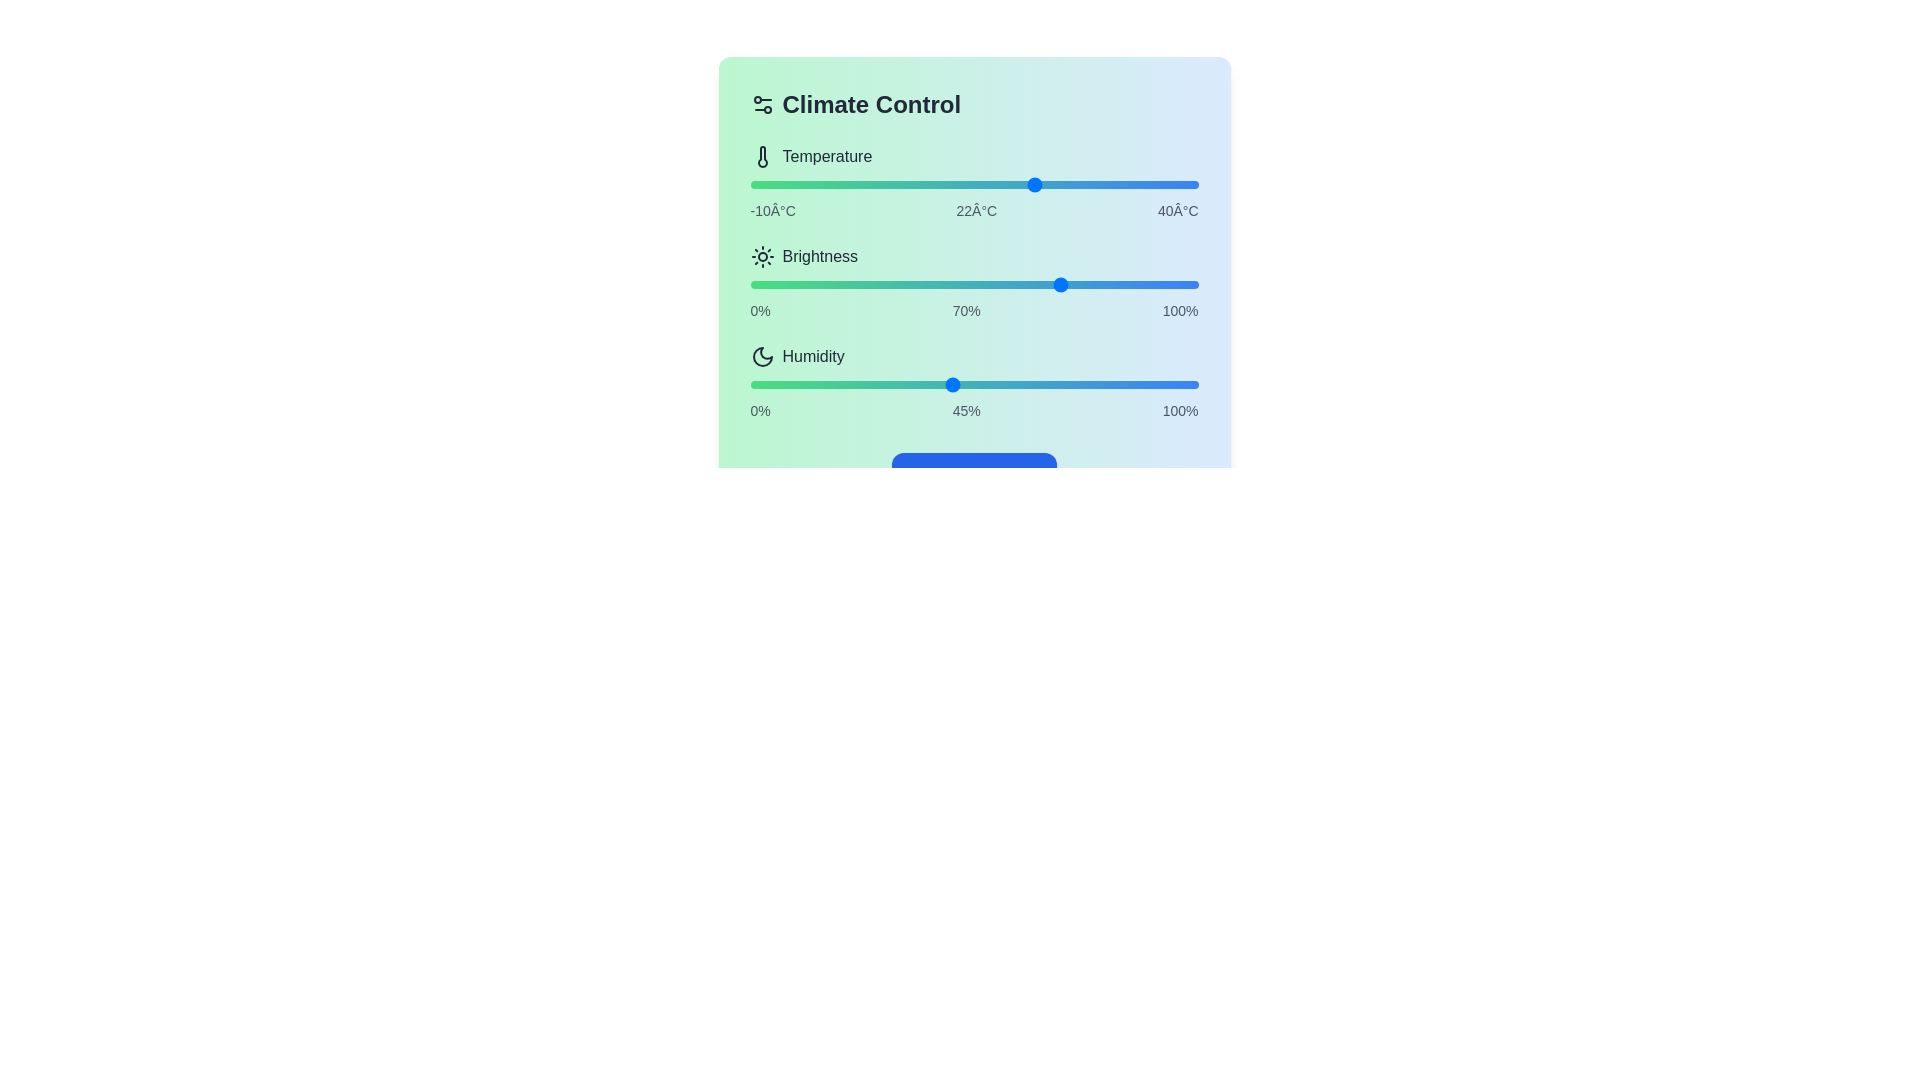 The width and height of the screenshot is (1920, 1080). What do you see at coordinates (772, 211) in the screenshot?
I see `the text label displaying '-10°C'` at bounding box center [772, 211].